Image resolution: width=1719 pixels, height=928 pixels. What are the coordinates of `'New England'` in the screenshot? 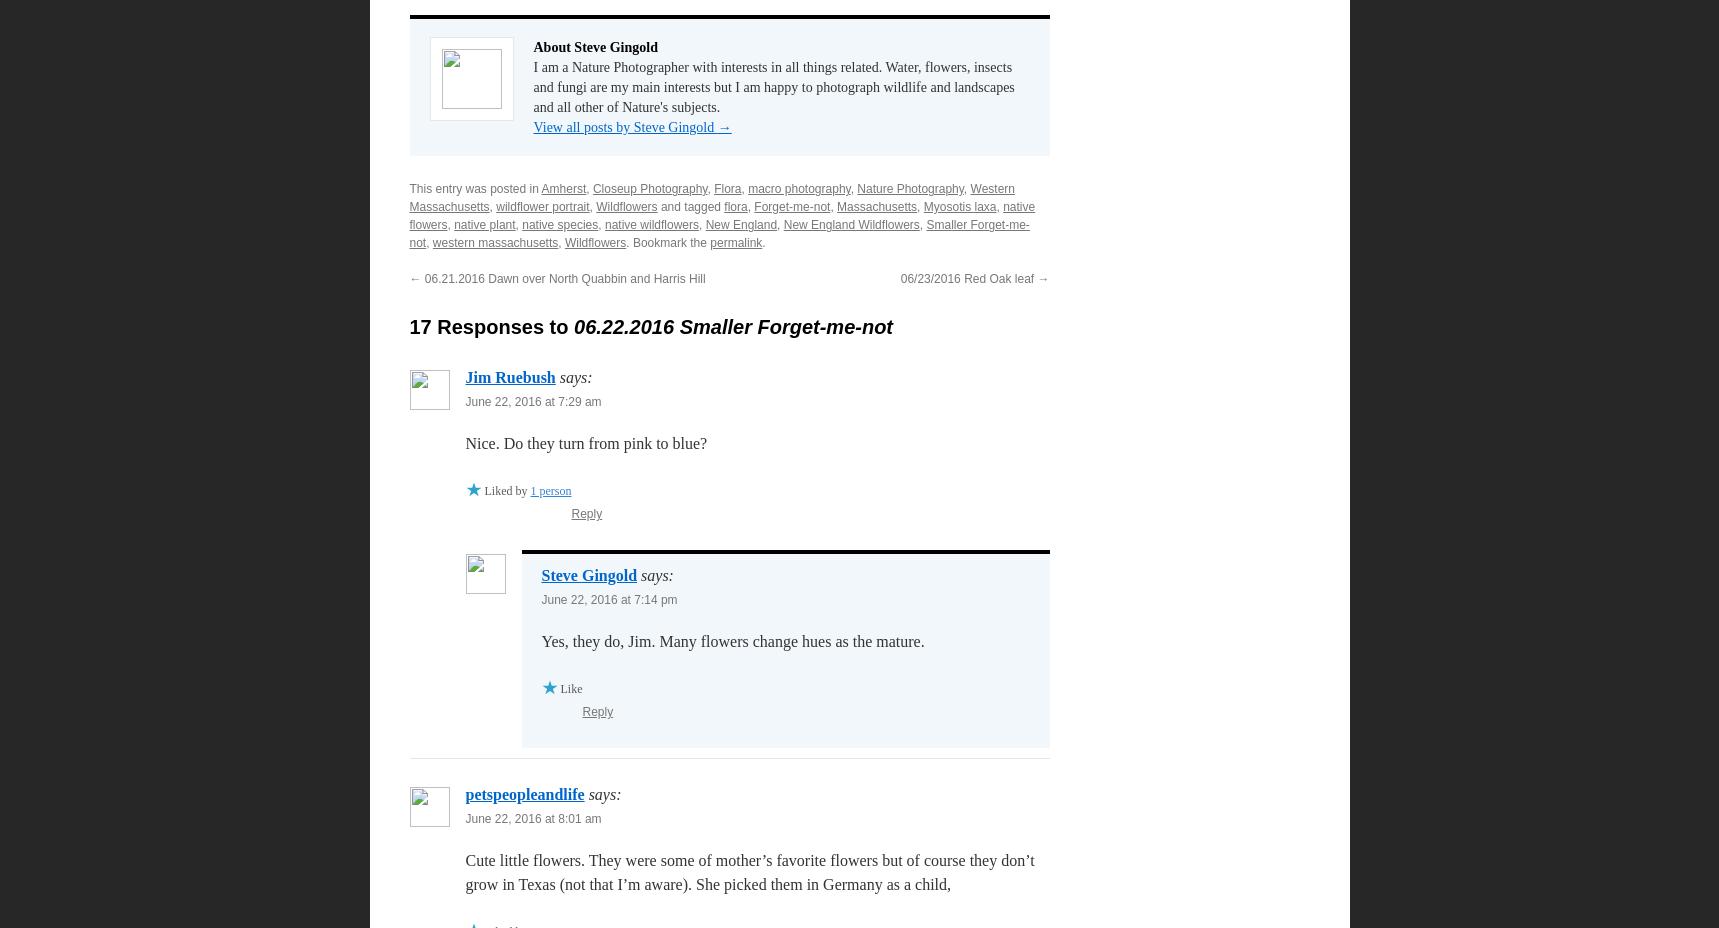 It's located at (741, 225).